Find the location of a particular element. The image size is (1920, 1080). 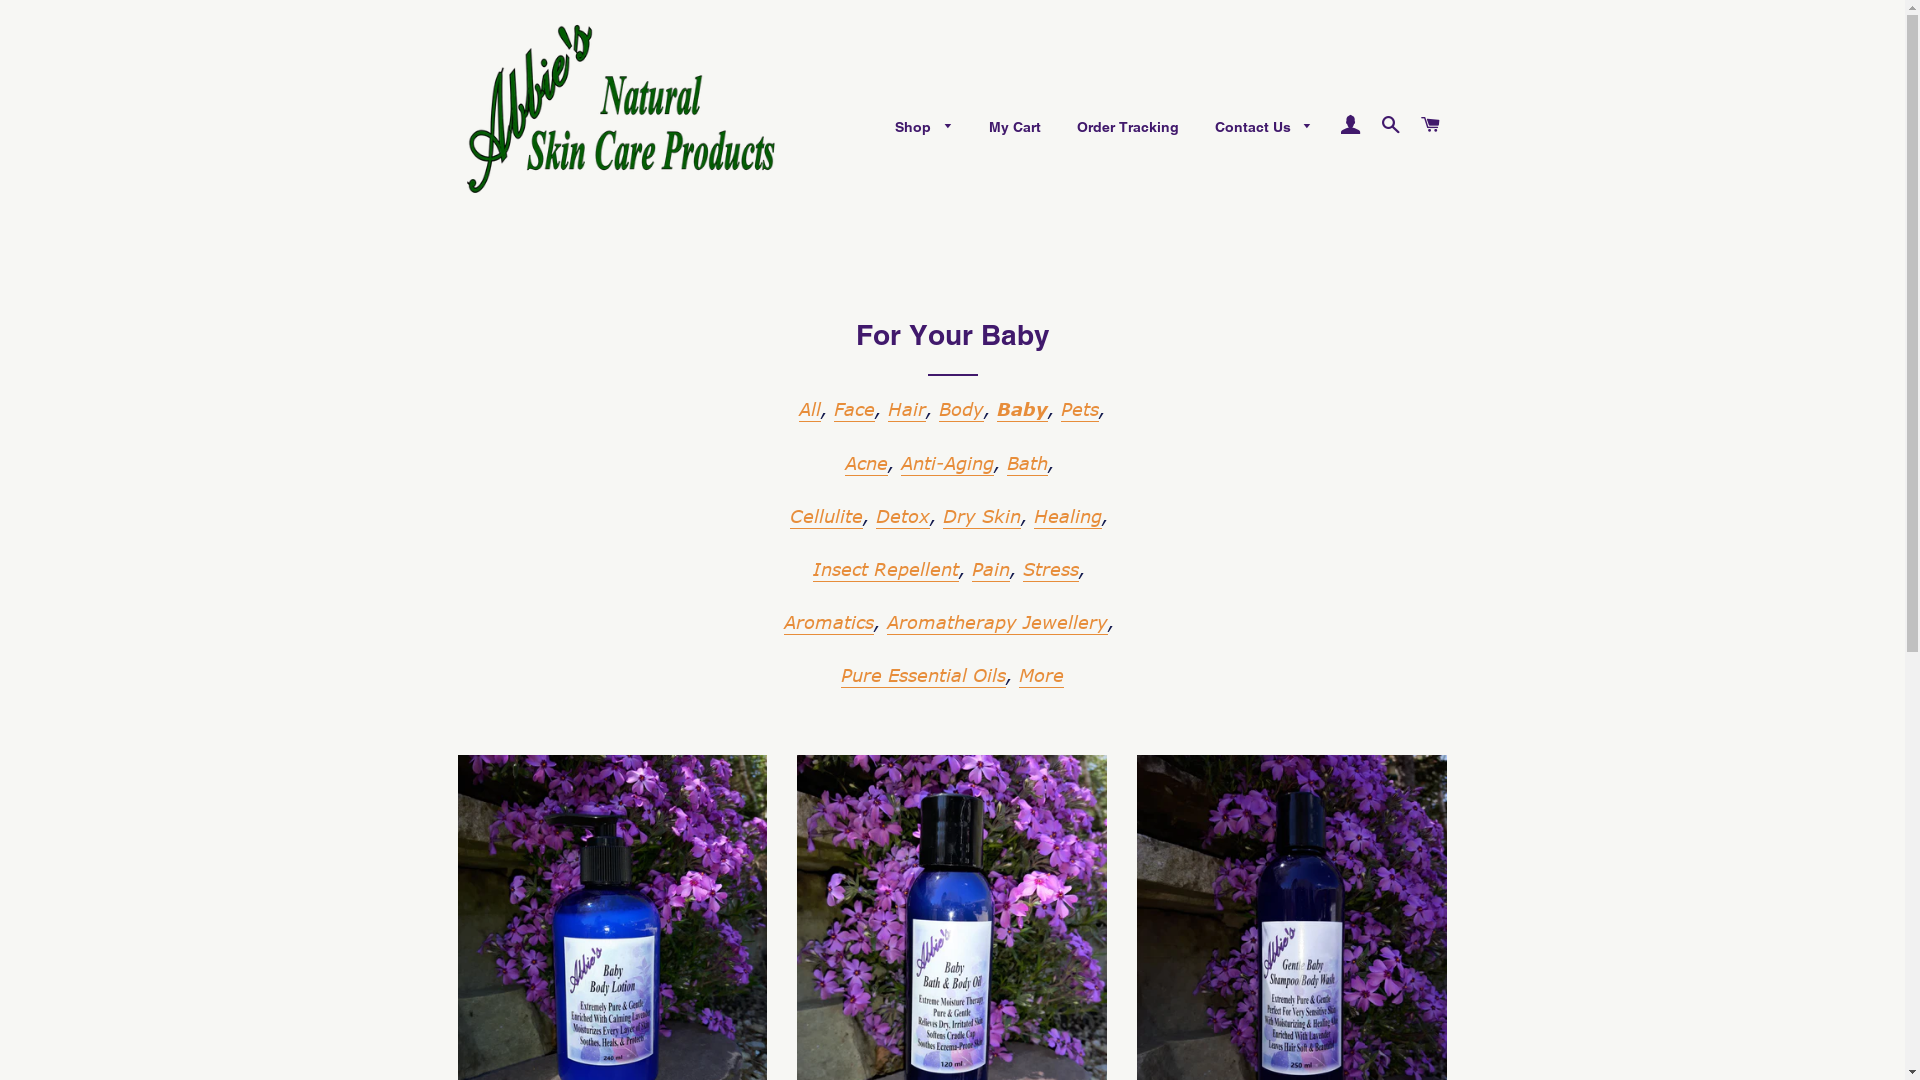

'Cellulite' is located at coordinates (826, 515).